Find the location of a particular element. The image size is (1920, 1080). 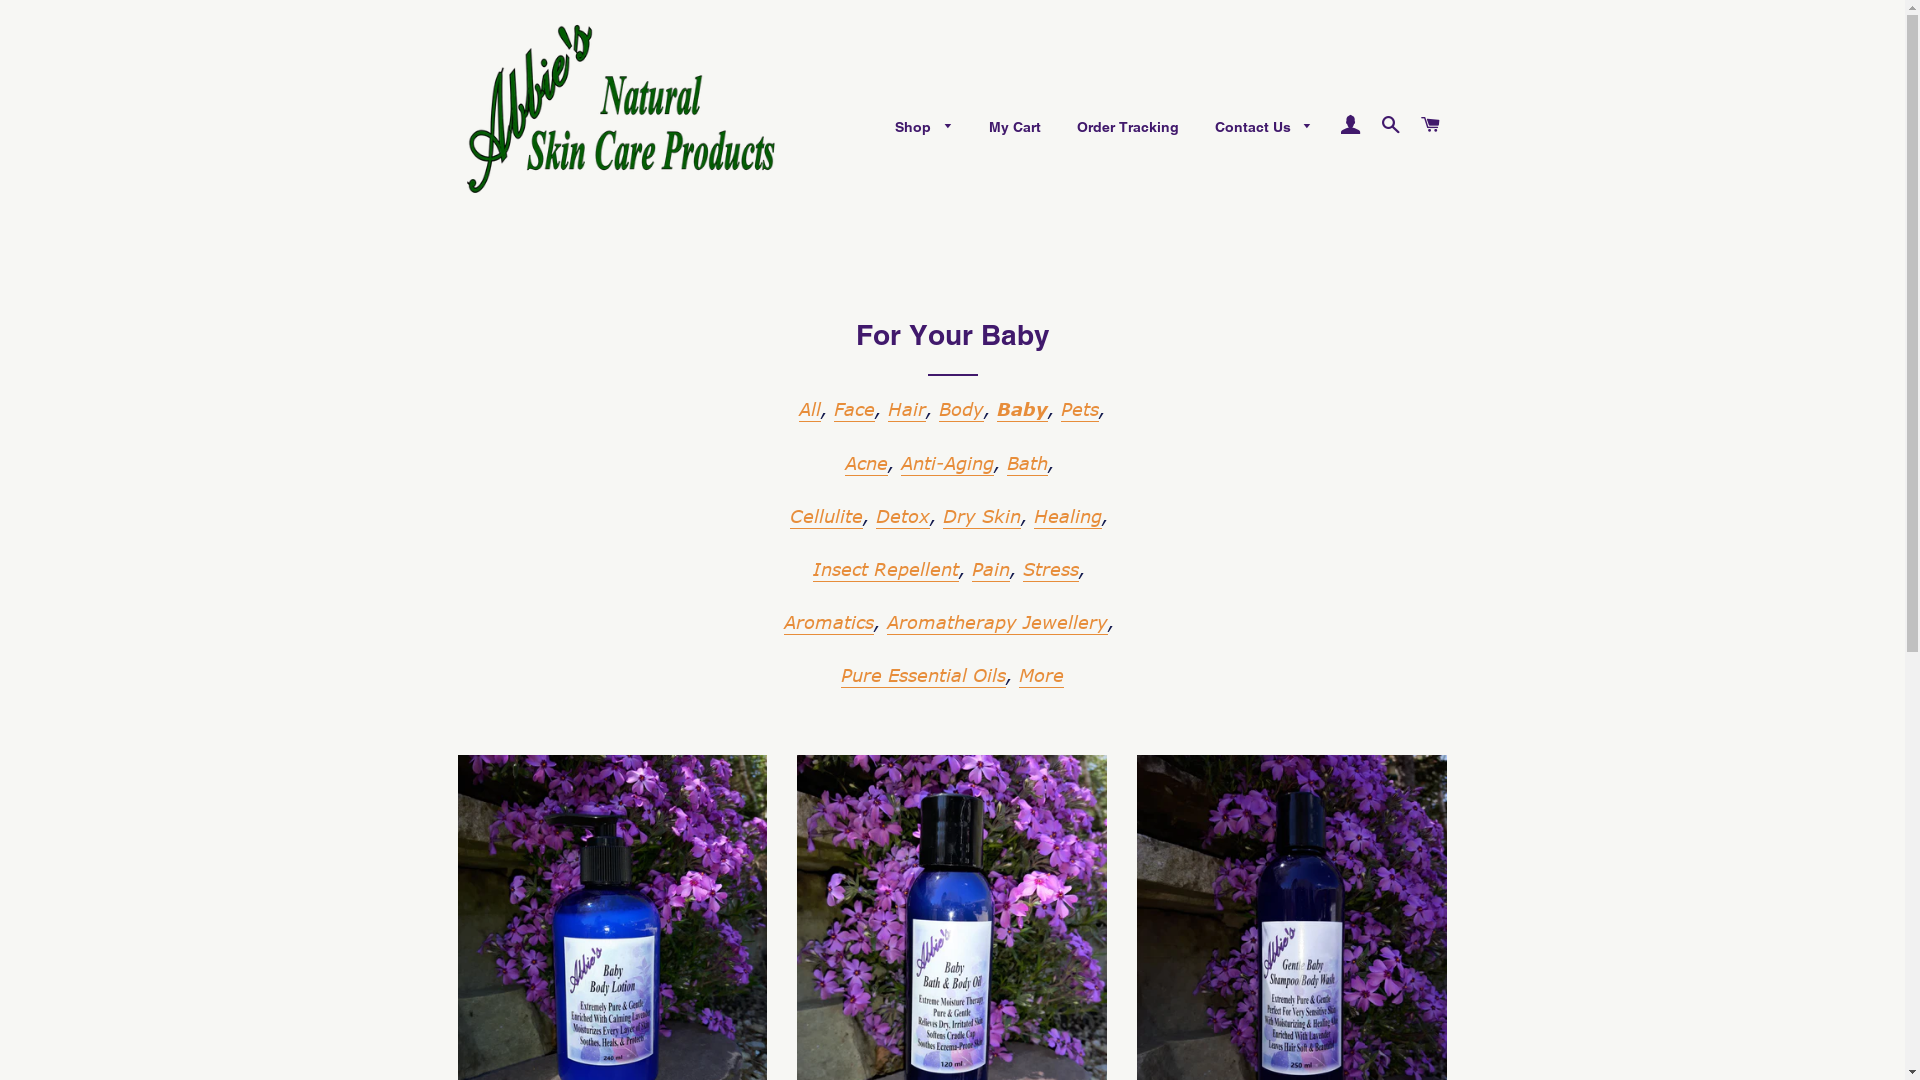

'Cellulite' is located at coordinates (826, 515).